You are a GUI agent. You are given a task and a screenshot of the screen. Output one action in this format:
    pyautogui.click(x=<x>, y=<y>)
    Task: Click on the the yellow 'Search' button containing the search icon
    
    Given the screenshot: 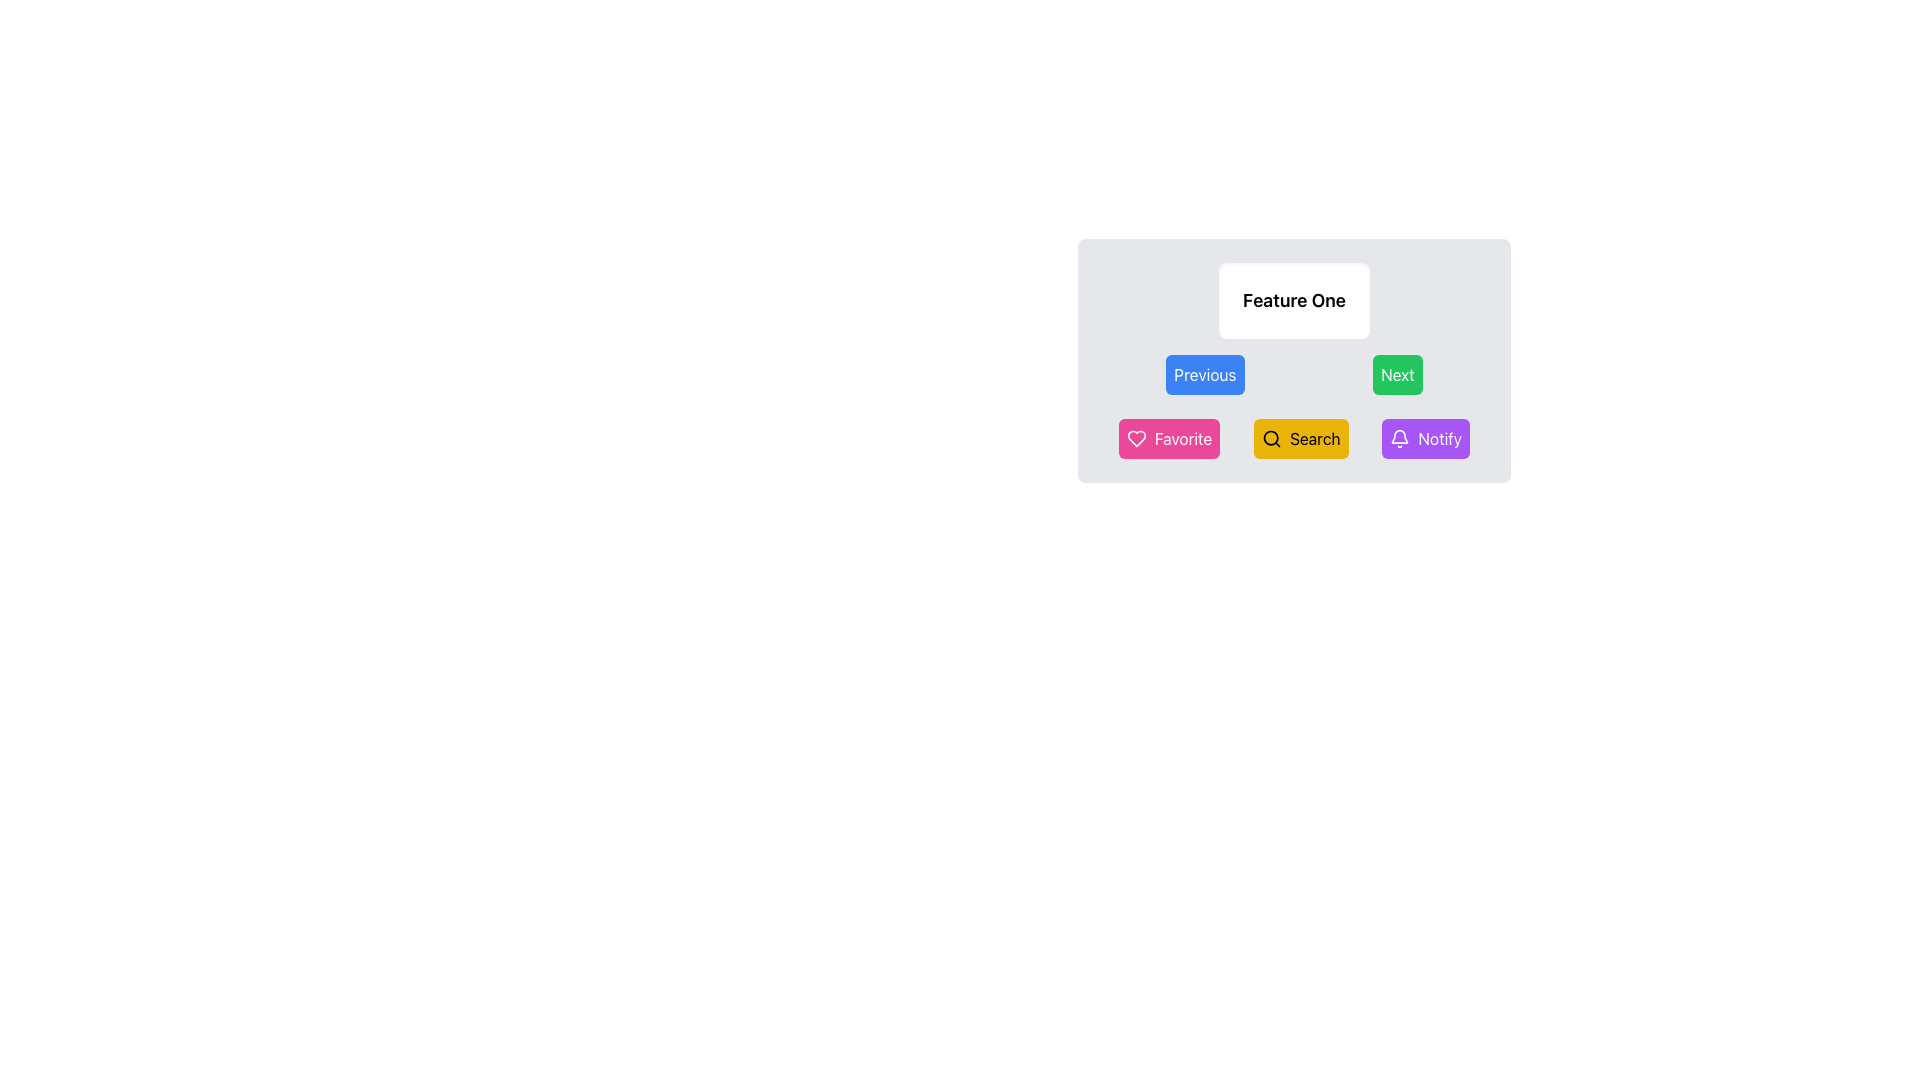 What is the action you would take?
    pyautogui.click(x=1271, y=438)
    